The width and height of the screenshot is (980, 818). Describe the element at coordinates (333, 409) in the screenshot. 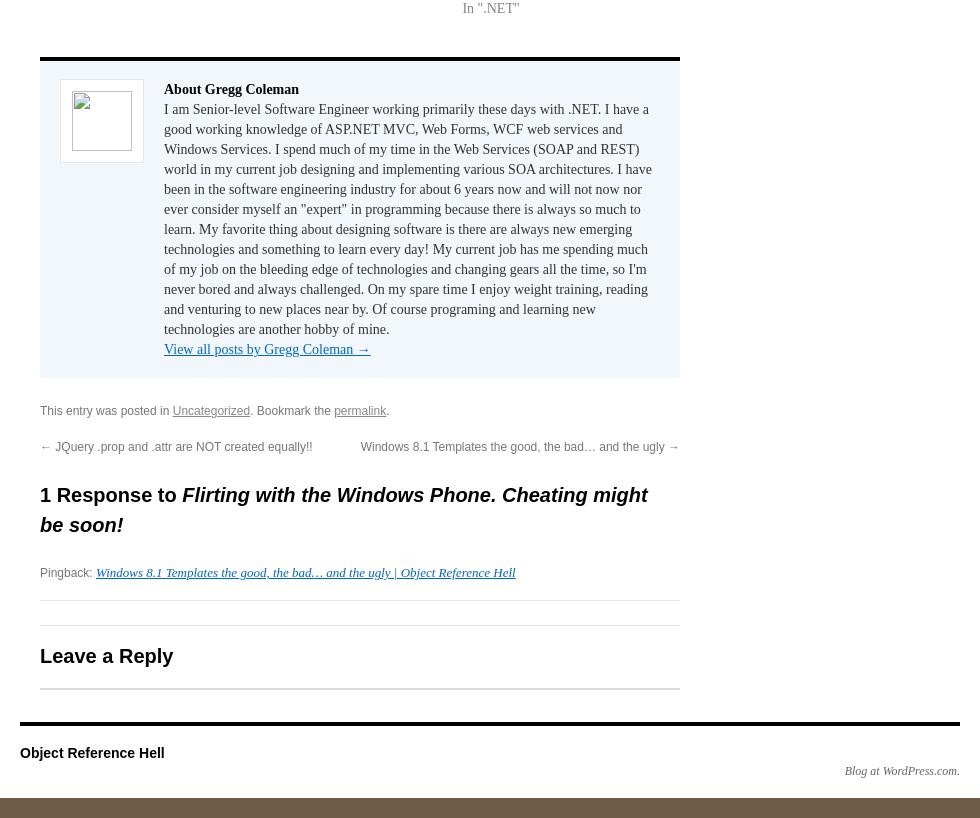

I see `'permalink'` at that location.